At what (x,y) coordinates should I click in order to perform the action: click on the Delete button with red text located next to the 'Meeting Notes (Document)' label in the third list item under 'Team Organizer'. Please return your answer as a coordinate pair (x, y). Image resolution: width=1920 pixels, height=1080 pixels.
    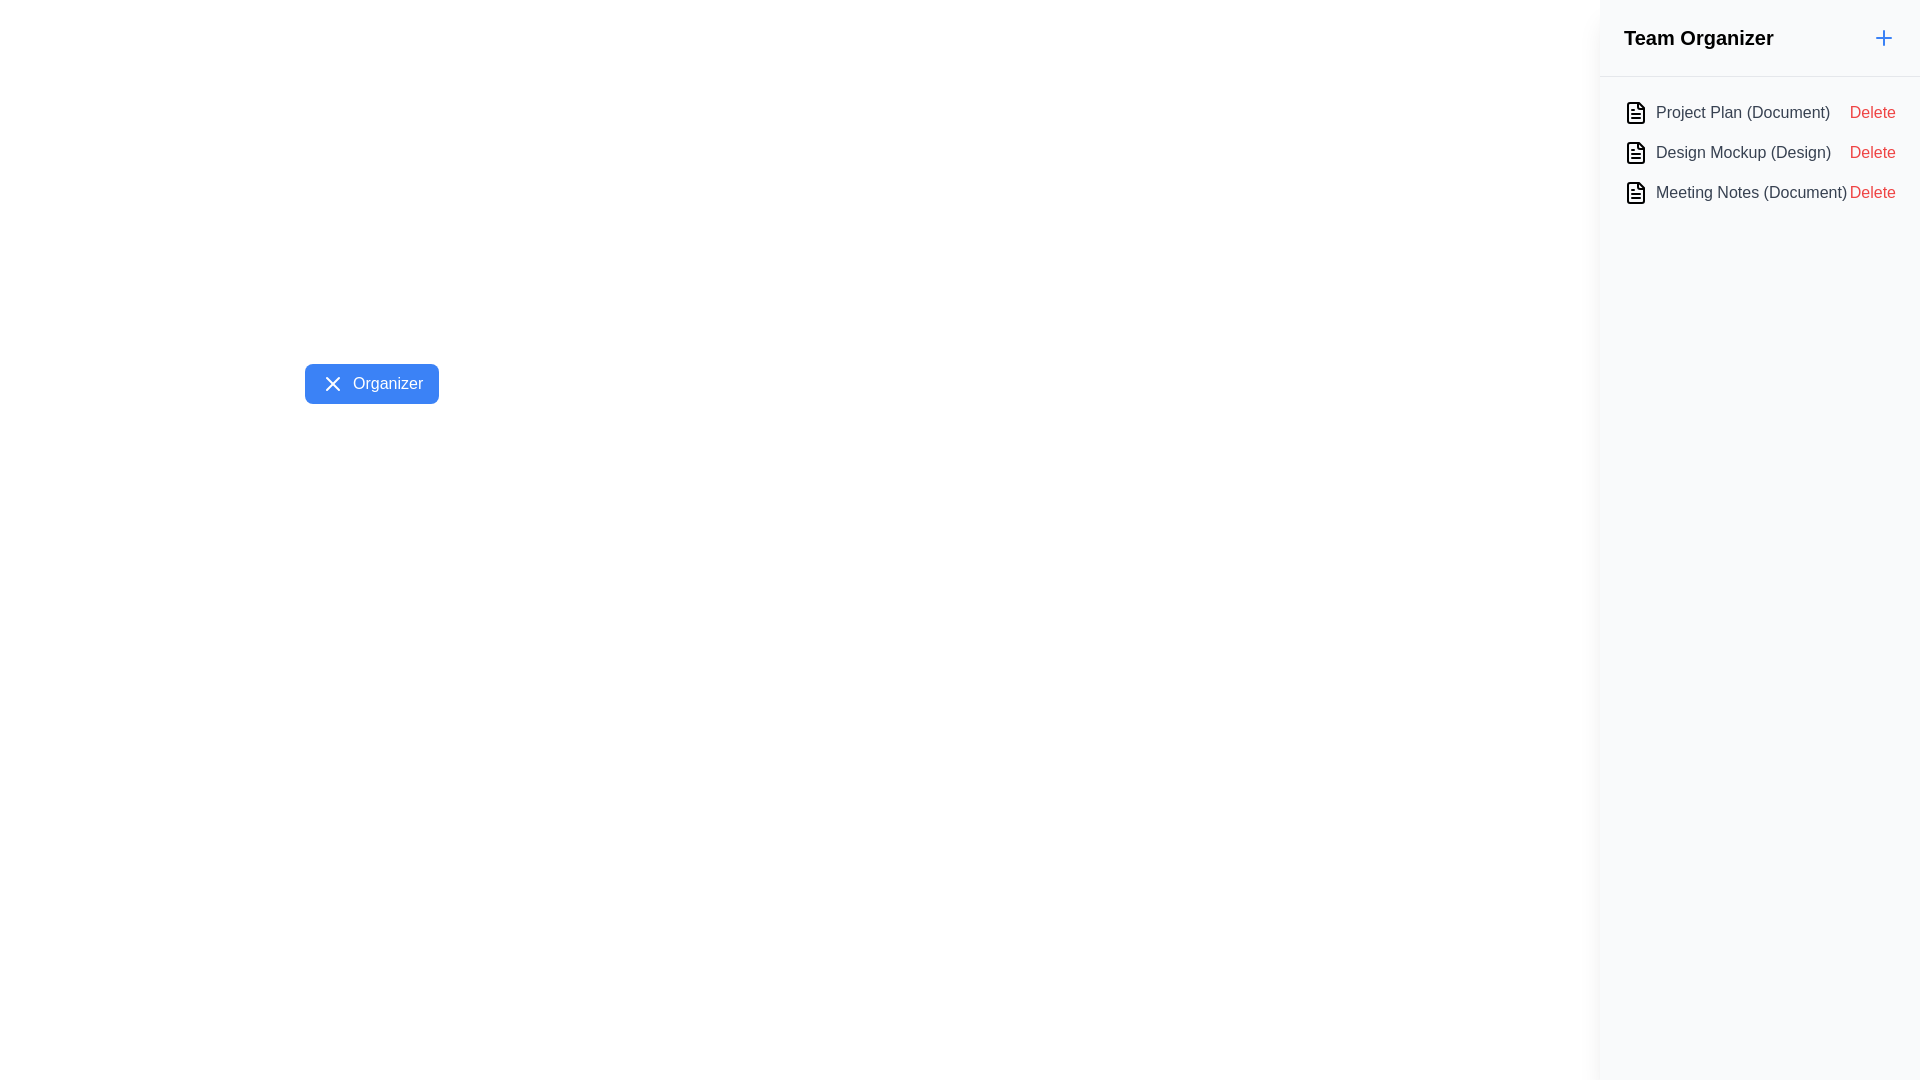
    Looking at the image, I should click on (1871, 192).